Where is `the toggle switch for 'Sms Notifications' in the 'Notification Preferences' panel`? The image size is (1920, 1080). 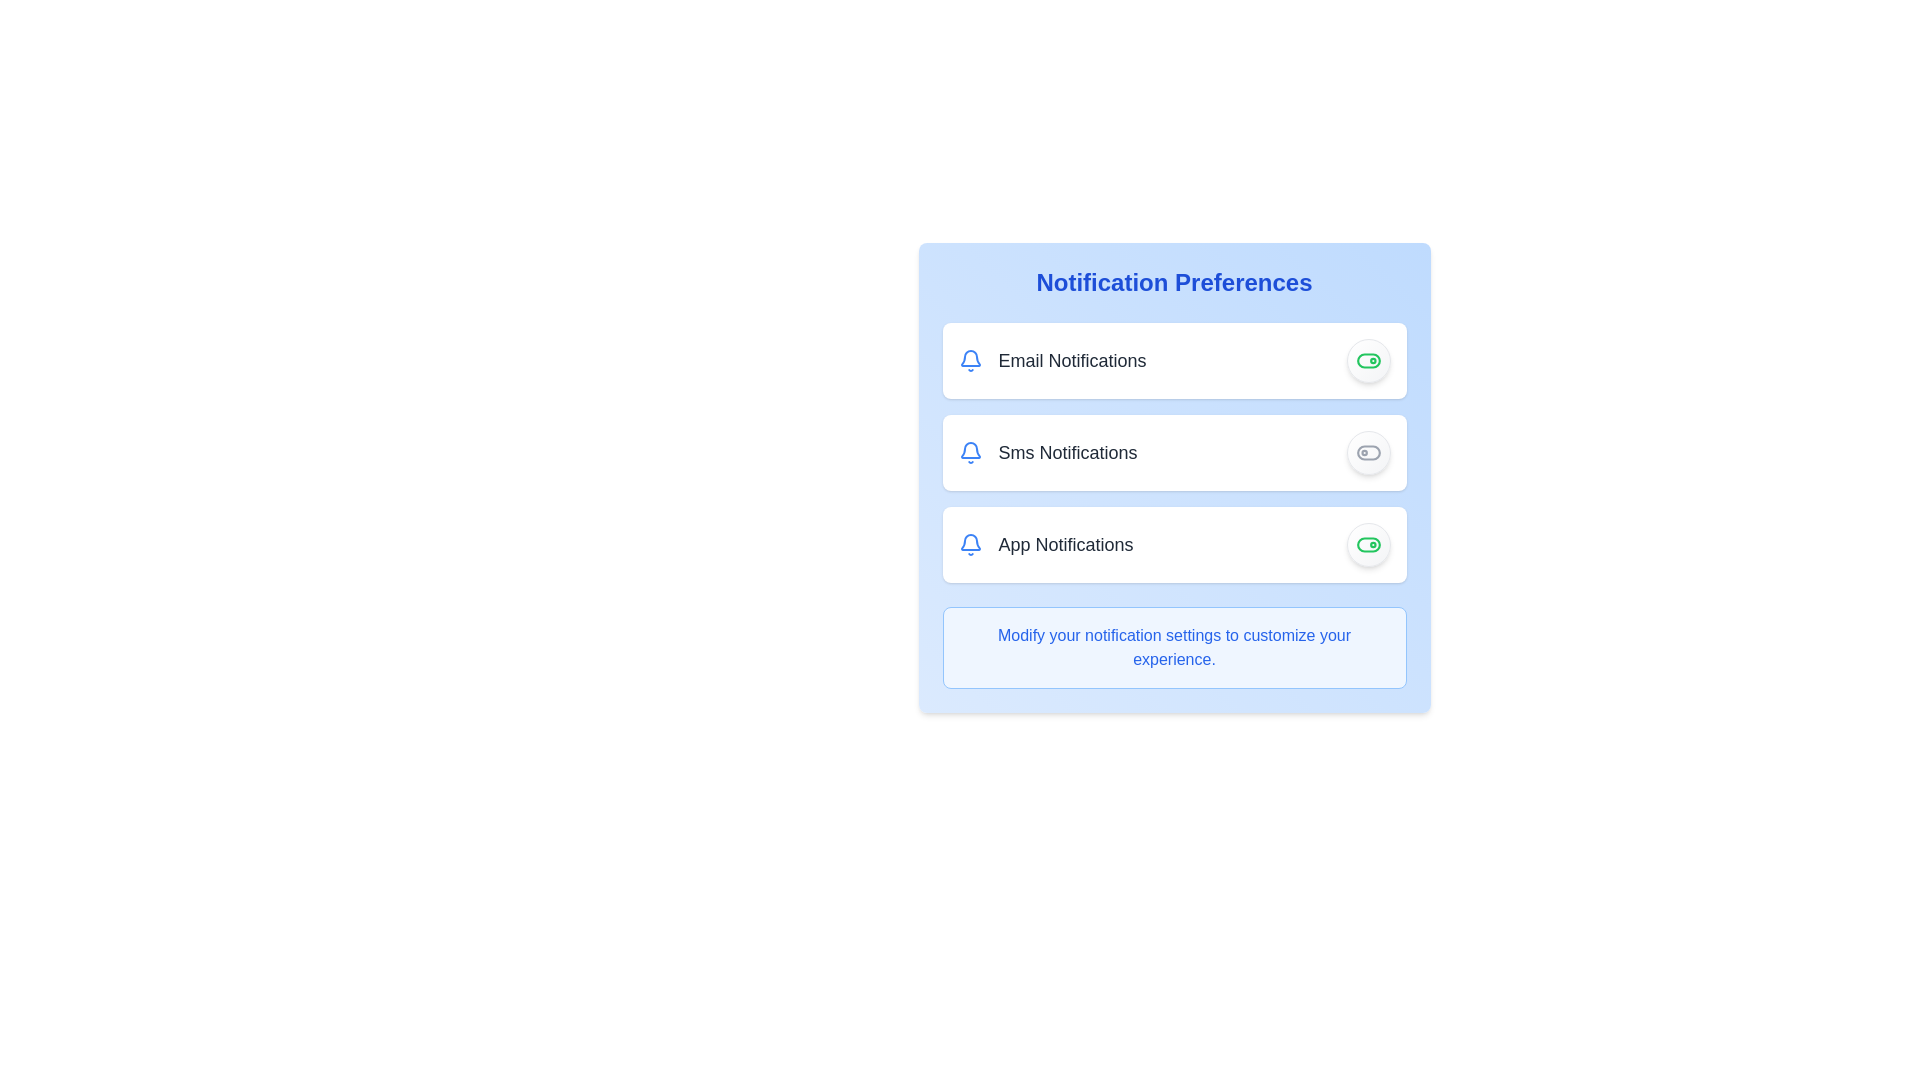
the toggle switch for 'Sms Notifications' in the 'Notification Preferences' panel is located at coordinates (1367, 452).